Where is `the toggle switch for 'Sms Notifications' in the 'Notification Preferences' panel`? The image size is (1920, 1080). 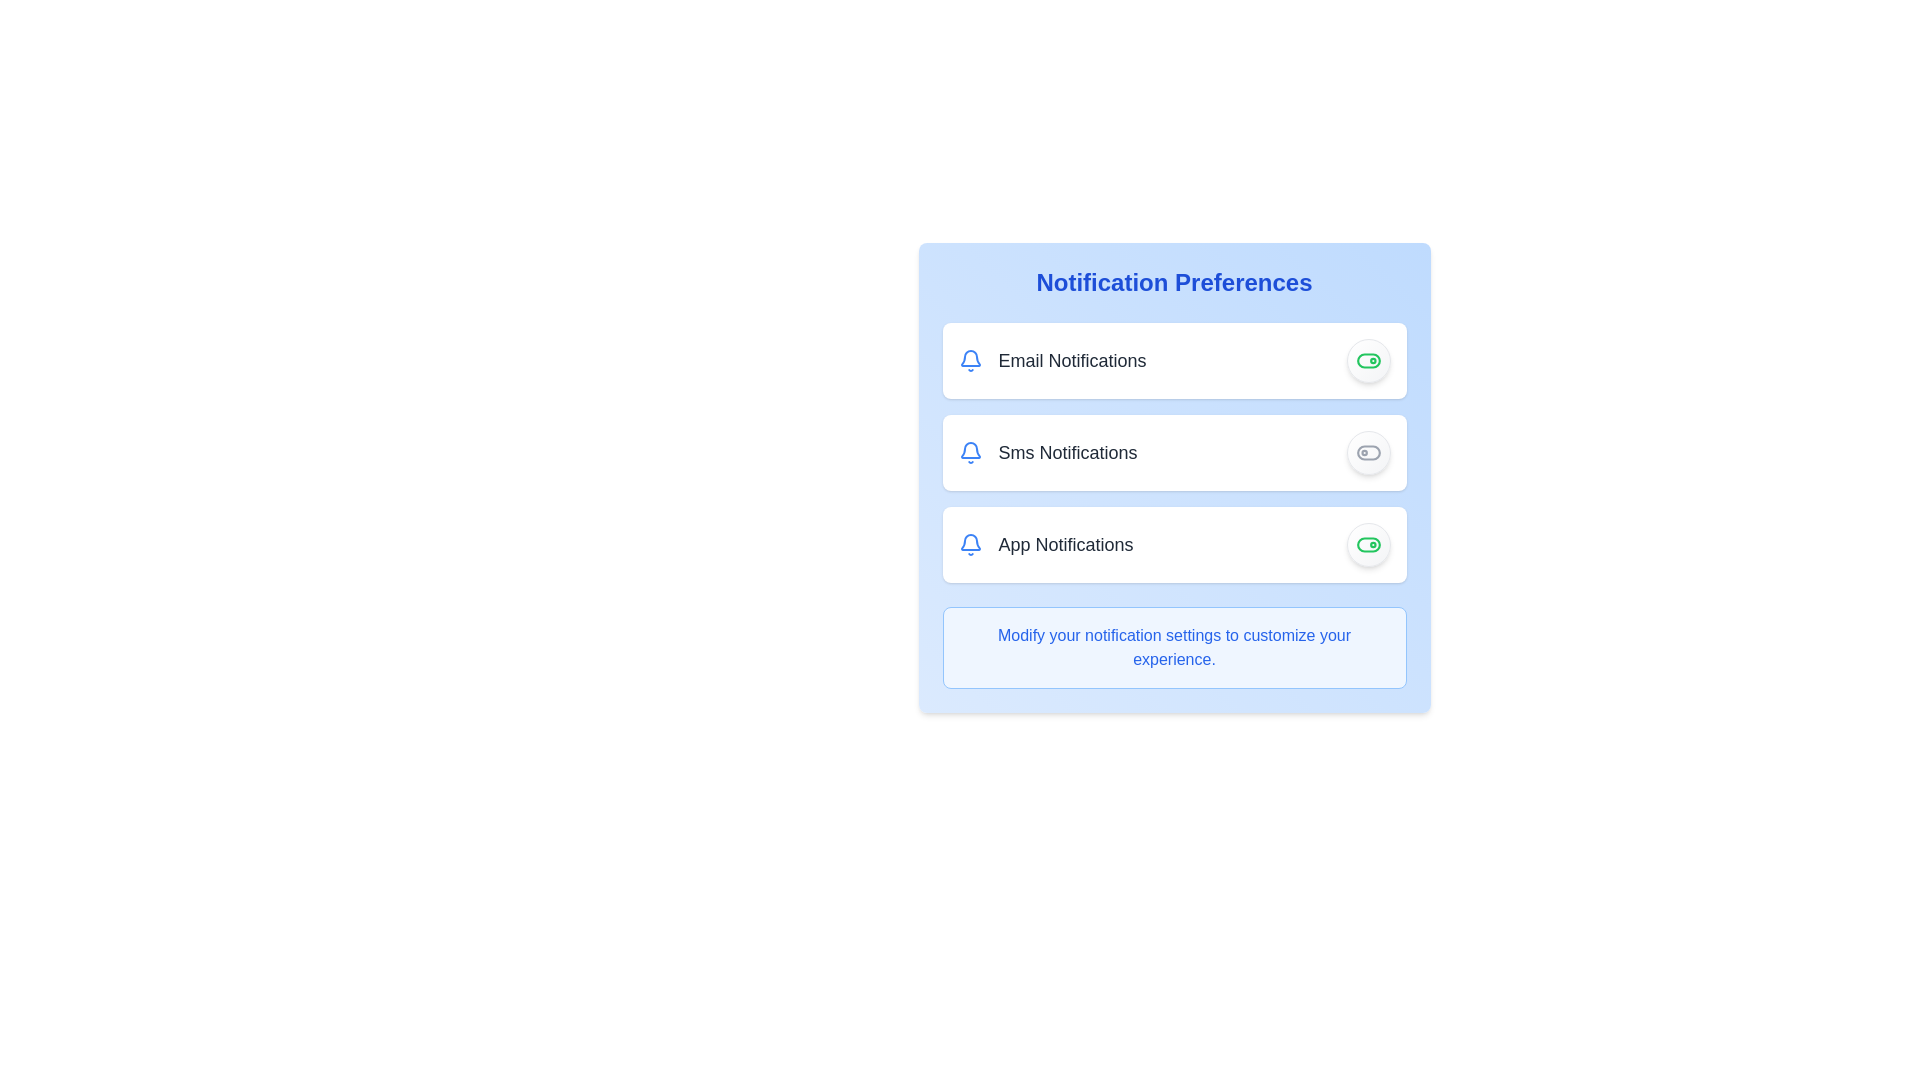
the toggle switch for 'Sms Notifications' in the 'Notification Preferences' panel is located at coordinates (1367, 452).